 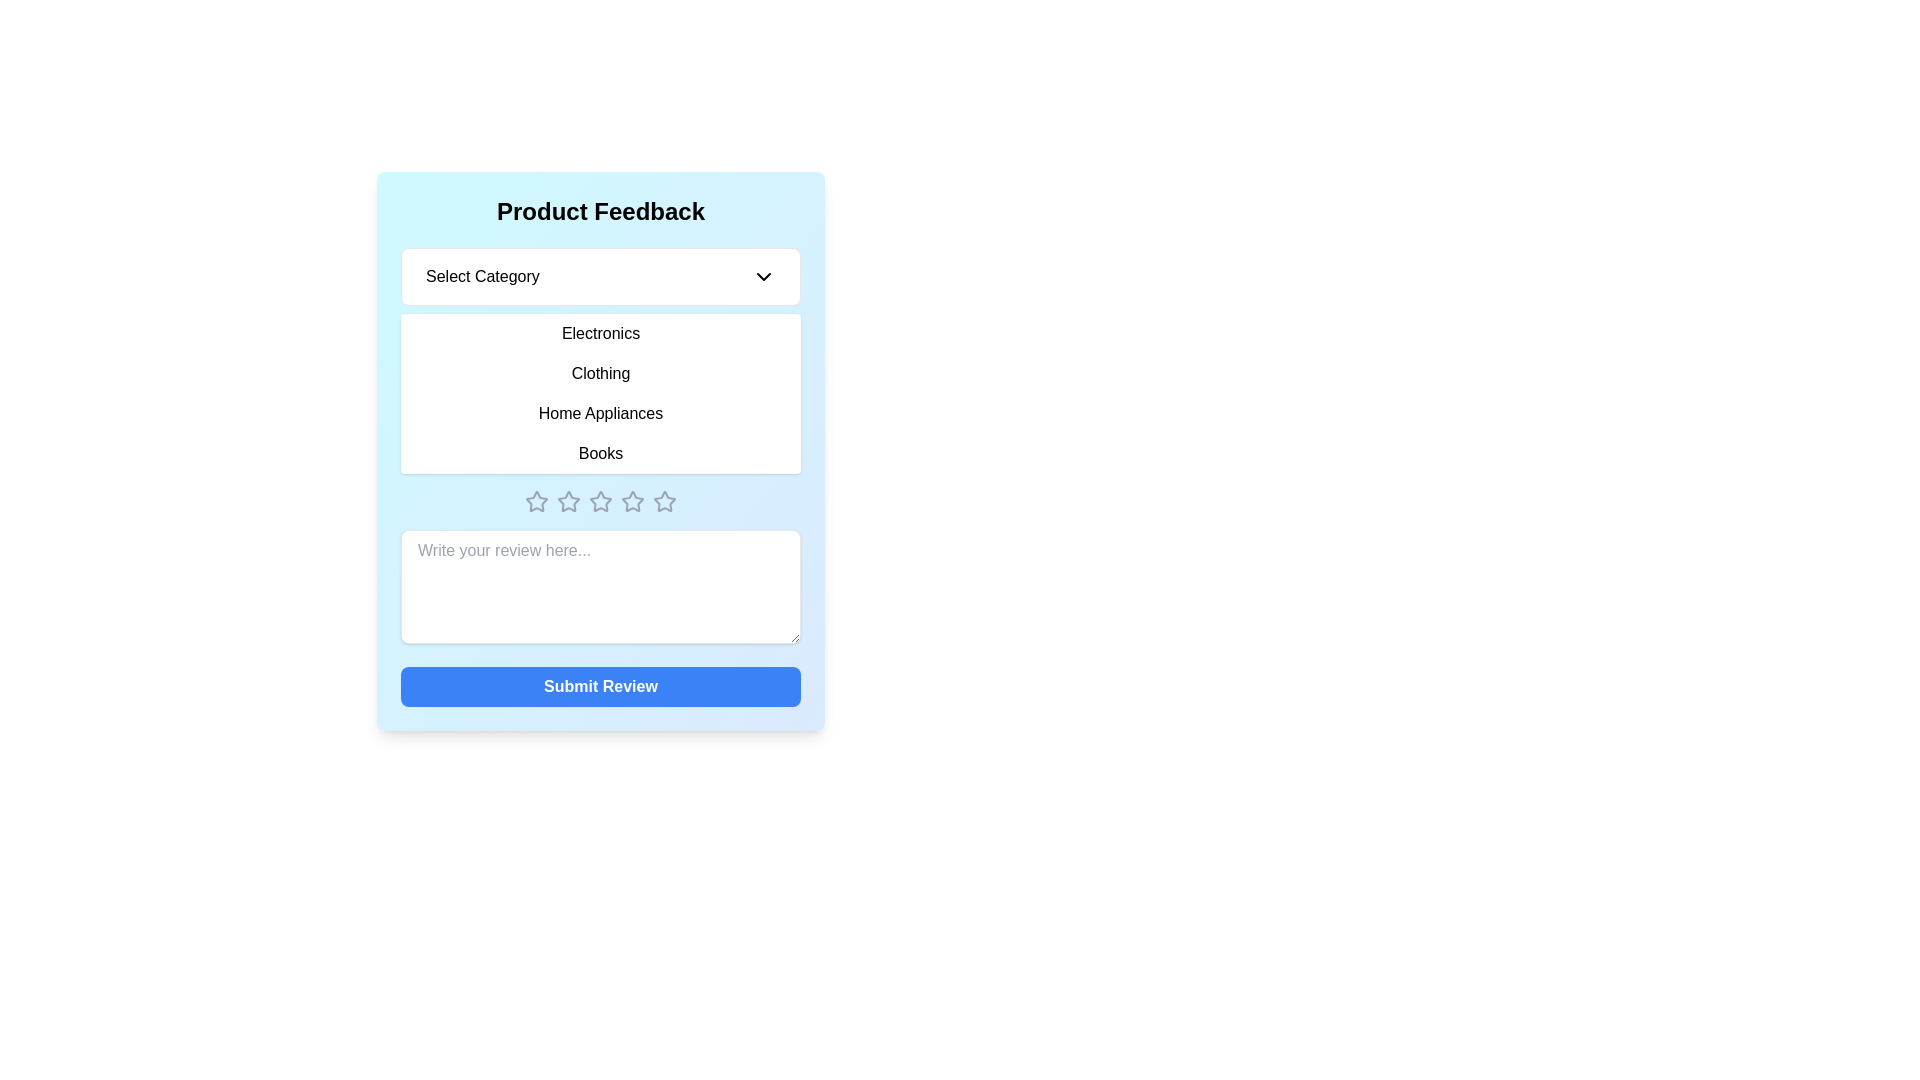 What do you see at coordinates (599, 333) in the screenshot?
I see `the text label displaying 'Electronics' which is the first item in the dropdown menu group below 'Select Category'` at bounding box center [599, 333].